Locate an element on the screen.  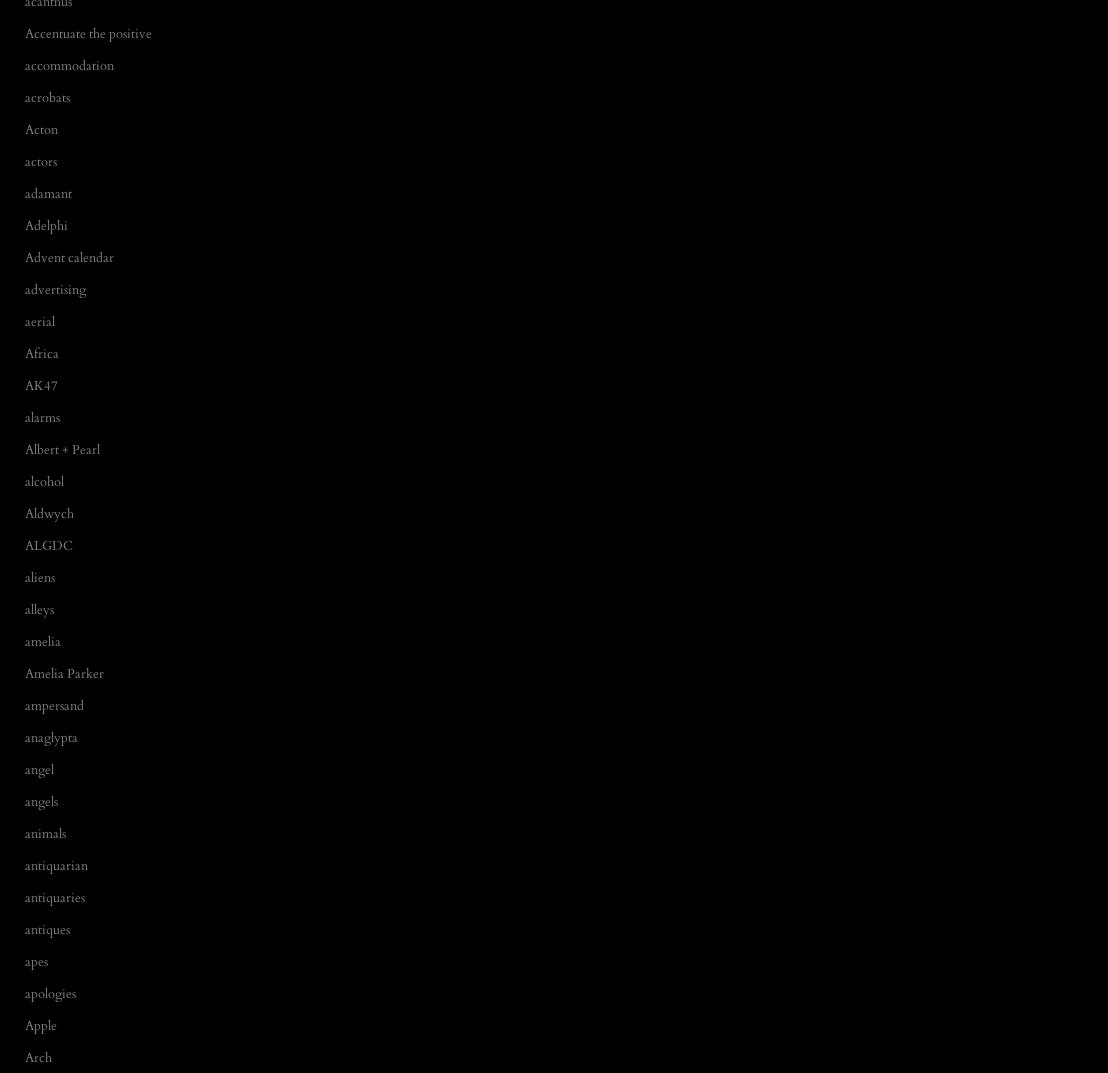
'advertising' is located at coordinates (54, 287).